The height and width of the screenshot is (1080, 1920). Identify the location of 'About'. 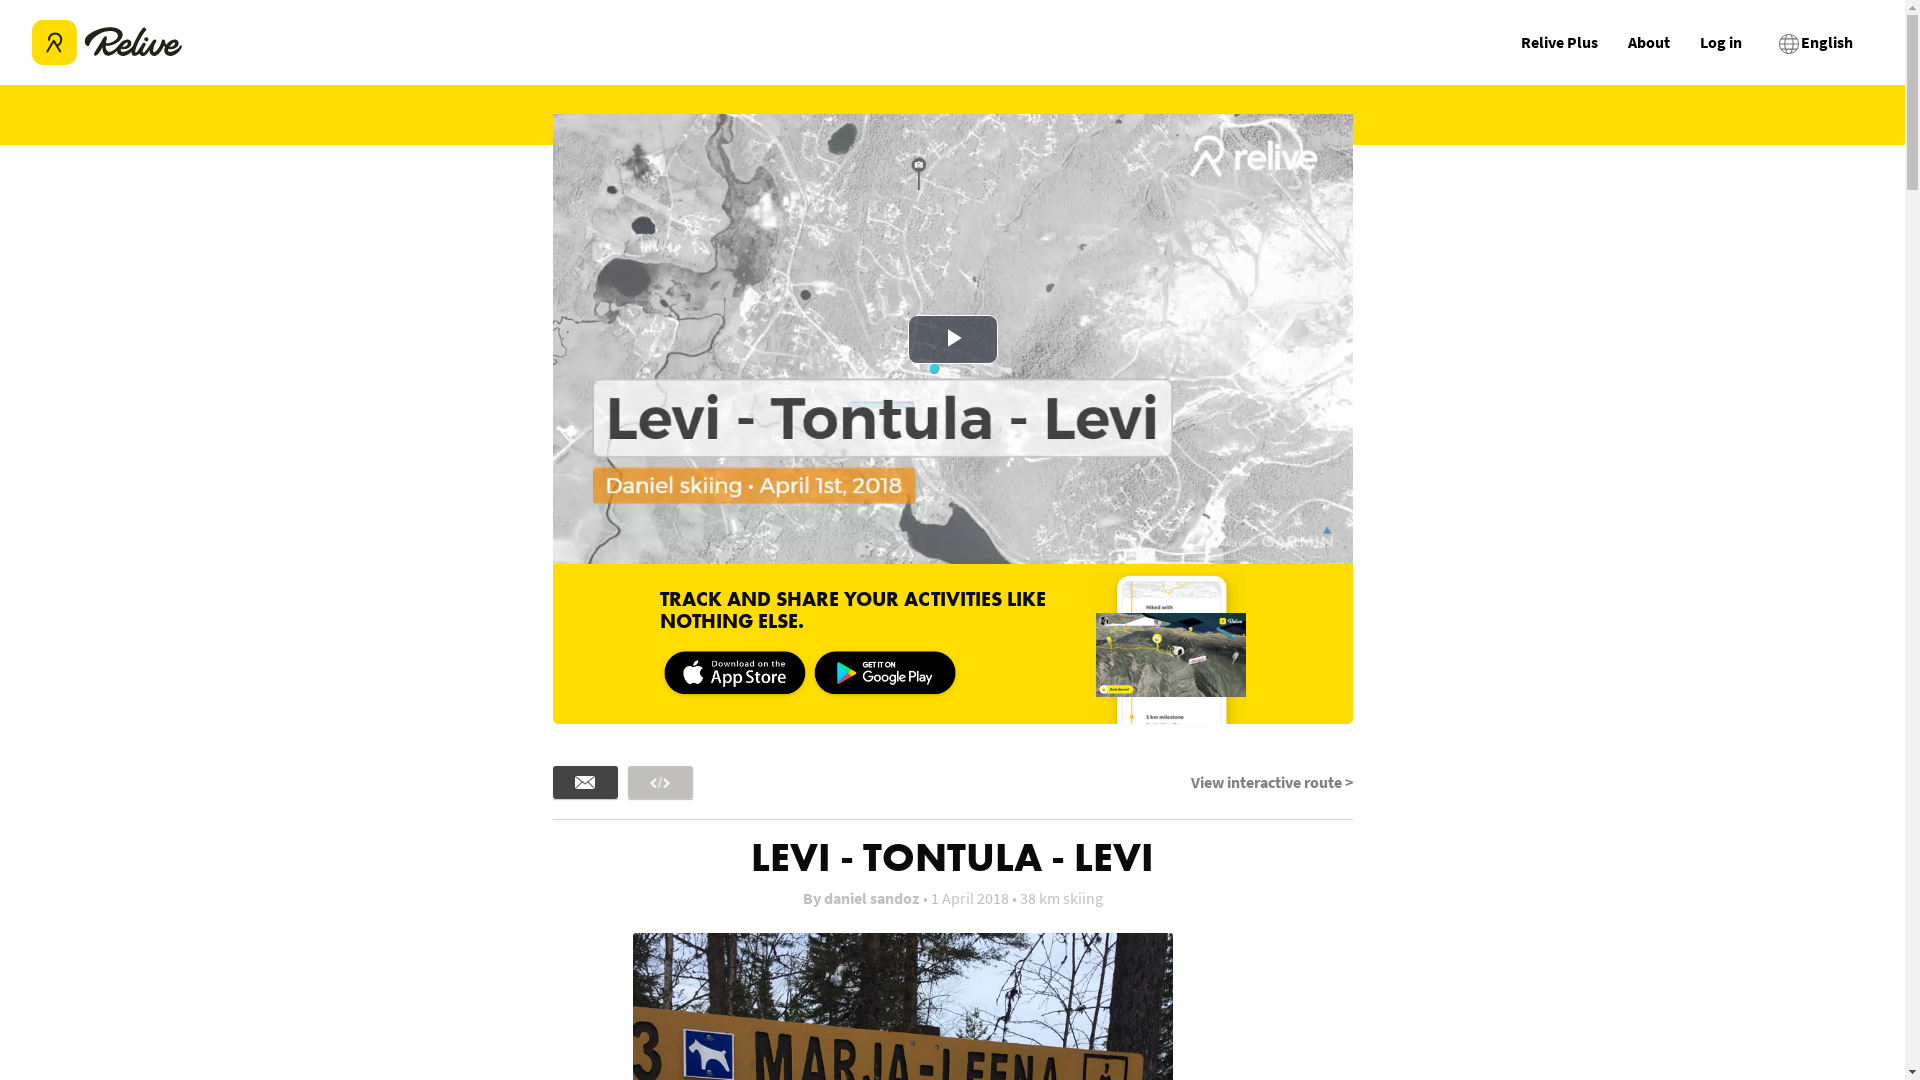
(1649, 42).